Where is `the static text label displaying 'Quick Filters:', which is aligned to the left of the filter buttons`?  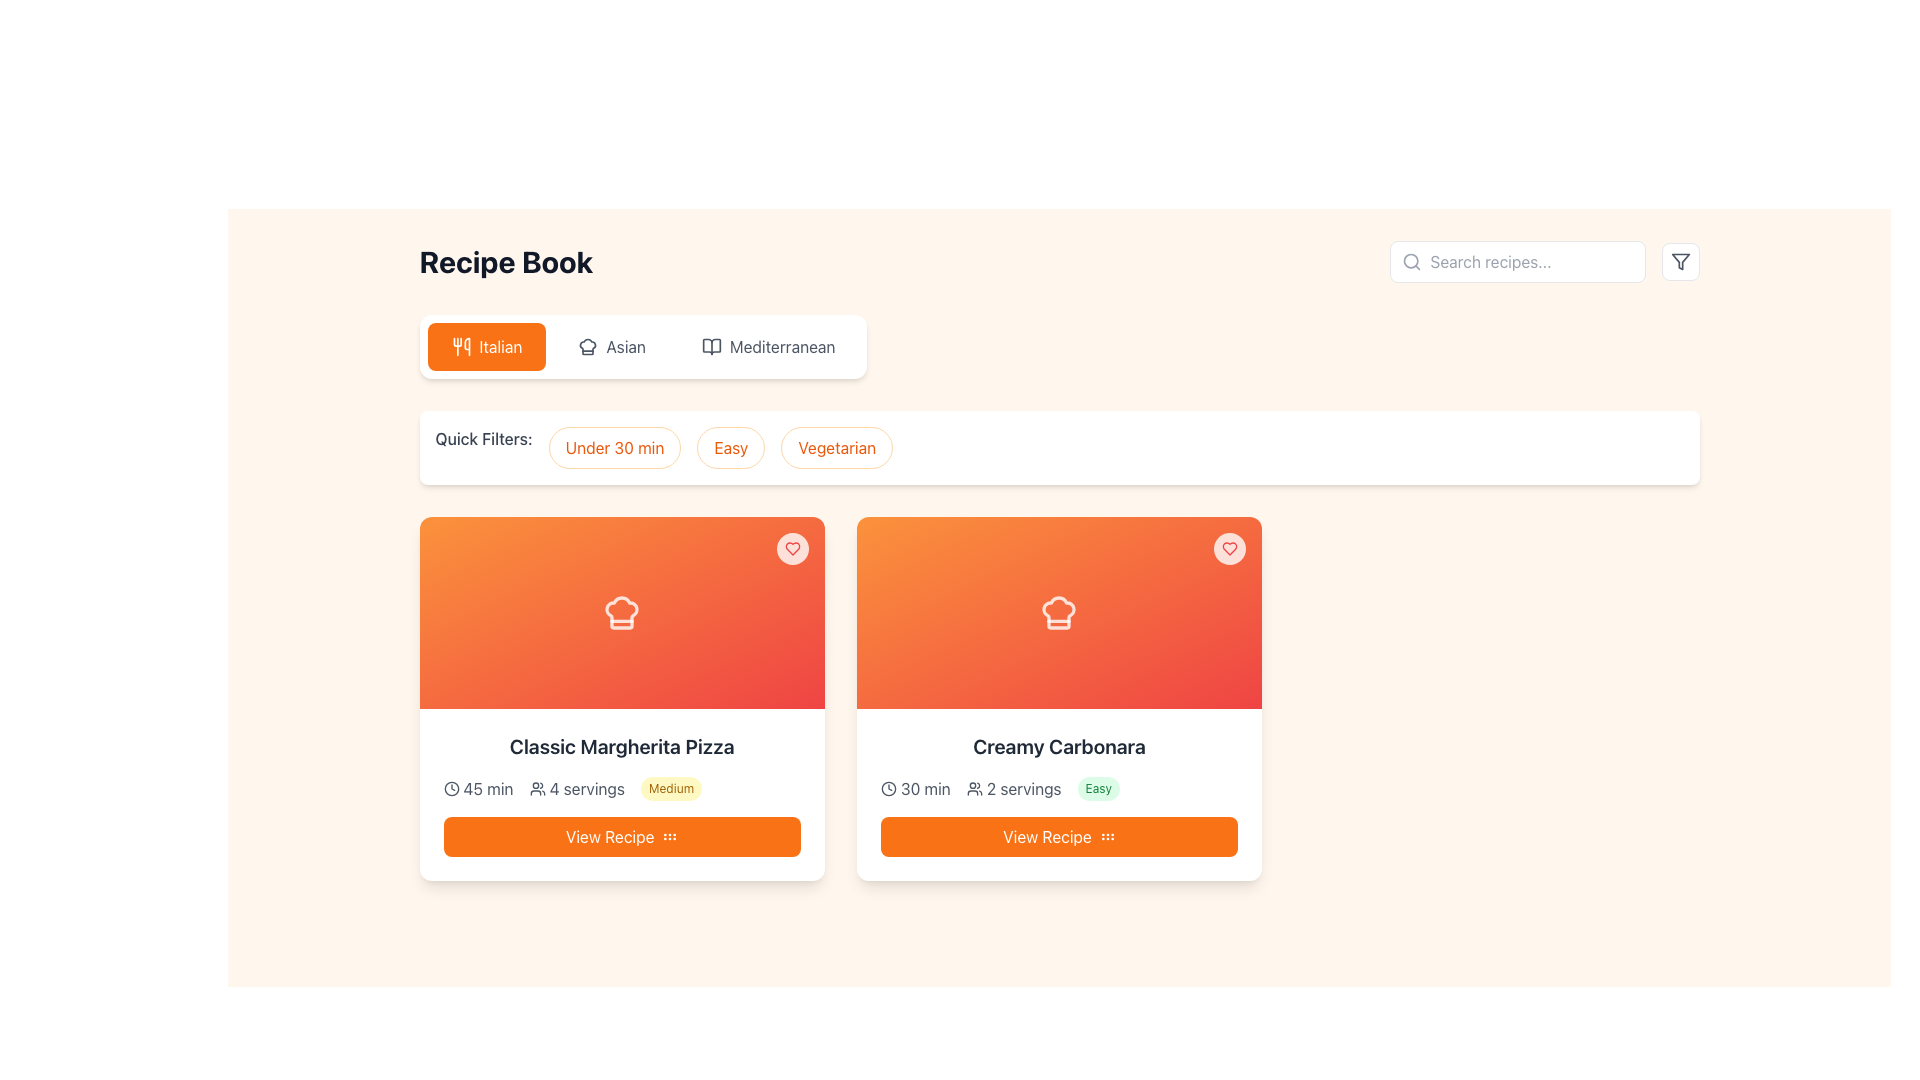 the static text label displaying 'Quick Filters:', which is aligned to the left of the filter buttons is located at coordinates (484, 446).